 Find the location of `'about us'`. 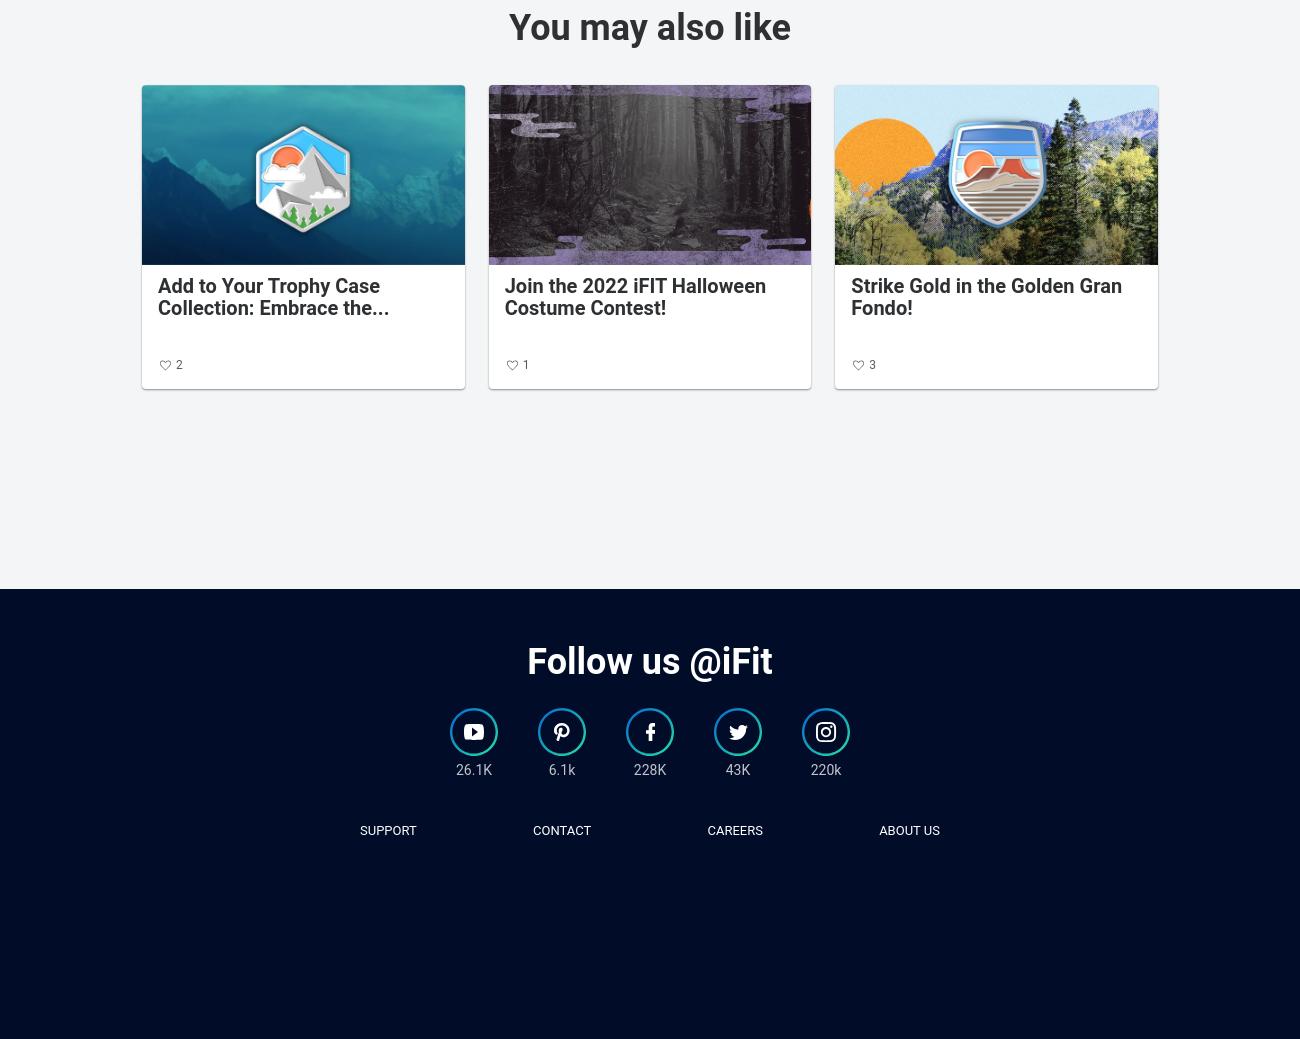

'about us' is located at coordinates (907, 828).